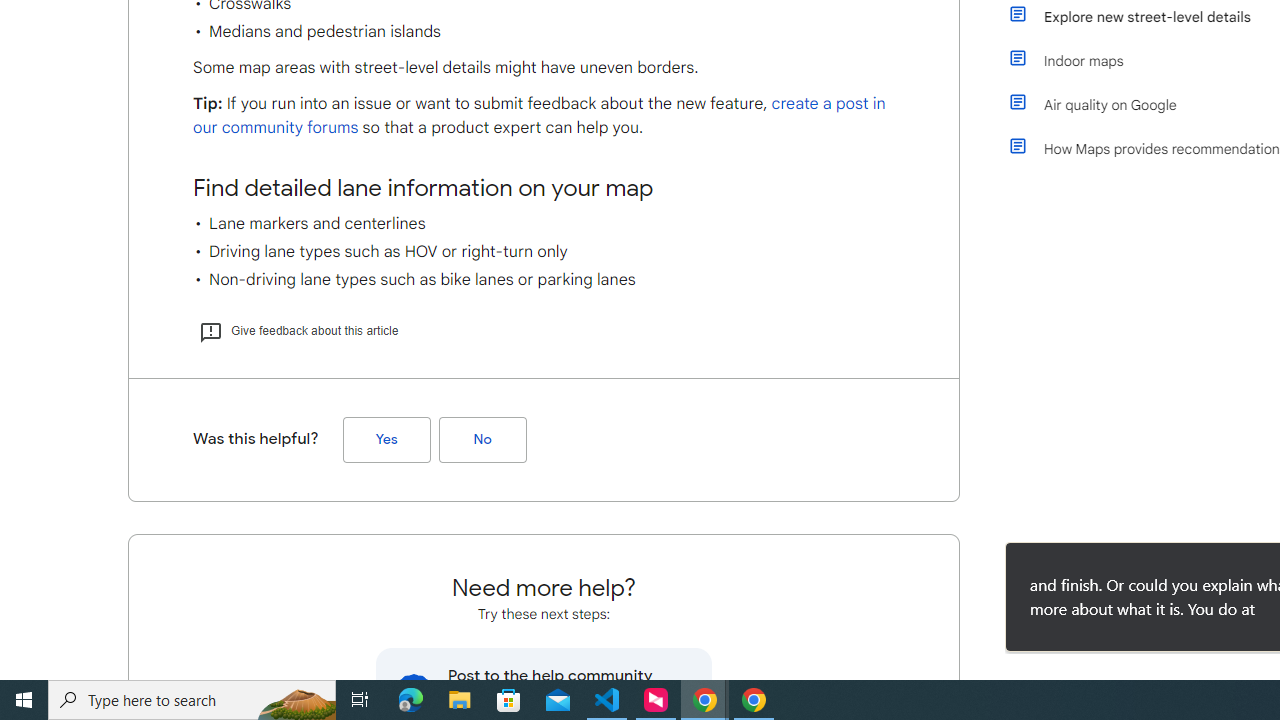  What do you see at coordinates (297, 329) in the screenshot?
I see `'Give feedback about this article'` at bounding box center [297, 329].